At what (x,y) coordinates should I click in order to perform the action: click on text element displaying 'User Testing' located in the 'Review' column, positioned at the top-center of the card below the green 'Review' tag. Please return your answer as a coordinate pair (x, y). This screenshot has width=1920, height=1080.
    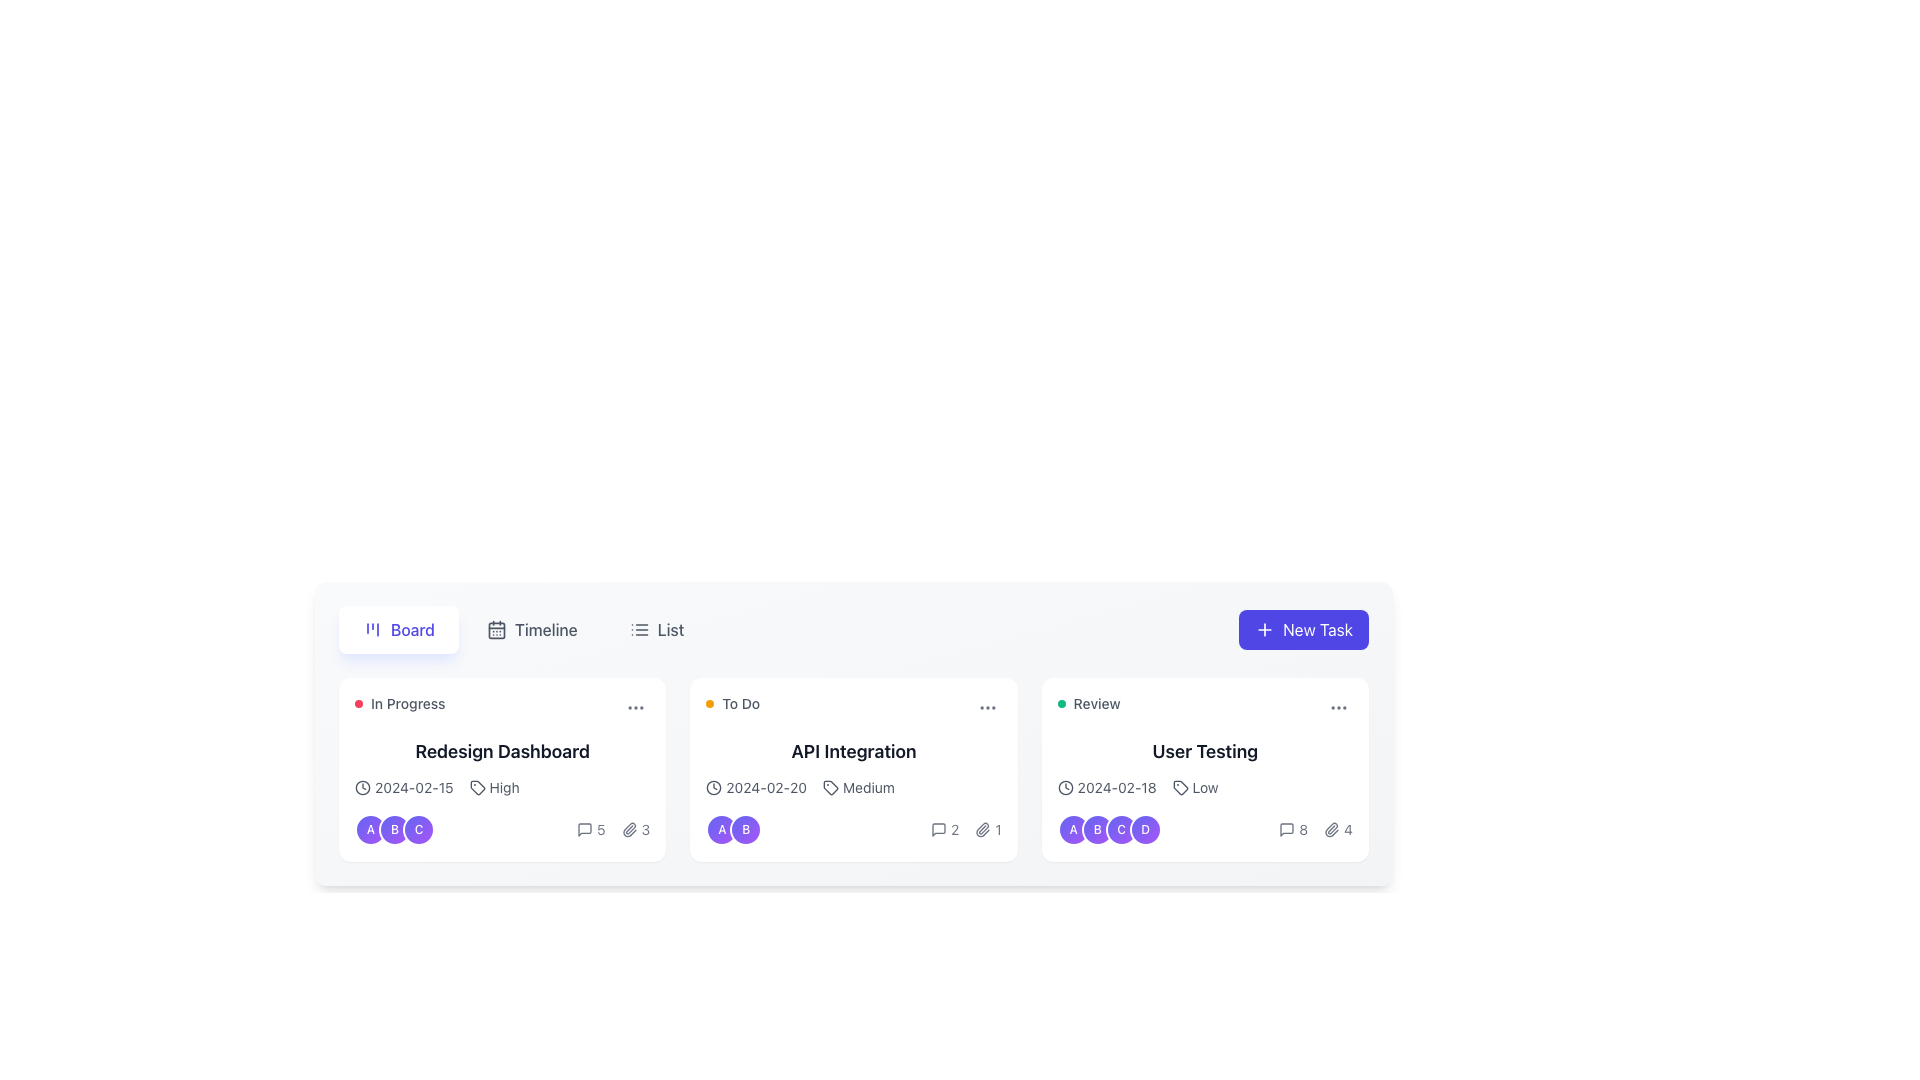
    Looking at the image, I should click on (1204, 752).